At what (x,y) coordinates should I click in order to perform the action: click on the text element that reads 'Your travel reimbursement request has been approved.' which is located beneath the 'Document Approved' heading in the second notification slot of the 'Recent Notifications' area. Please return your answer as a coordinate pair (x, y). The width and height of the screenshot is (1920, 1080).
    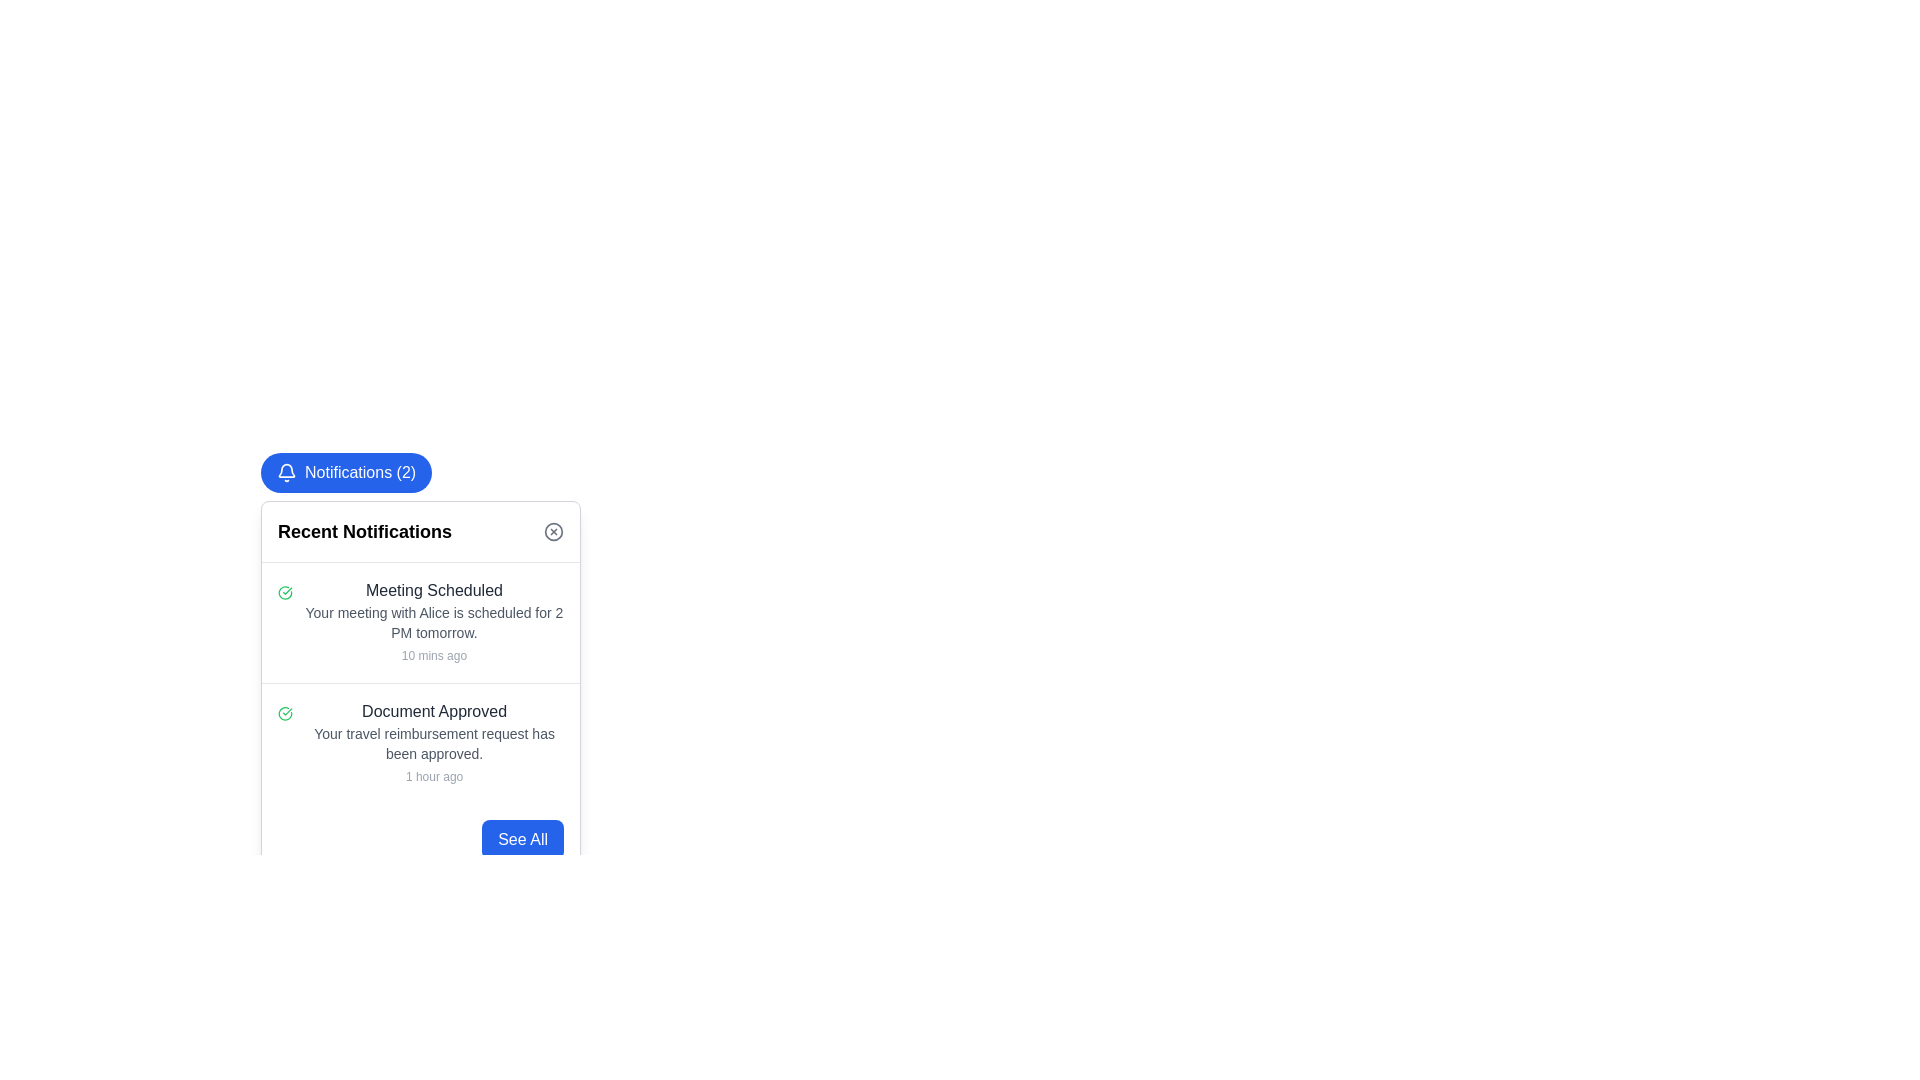
    Looking at the image, I should click on (433, 744).